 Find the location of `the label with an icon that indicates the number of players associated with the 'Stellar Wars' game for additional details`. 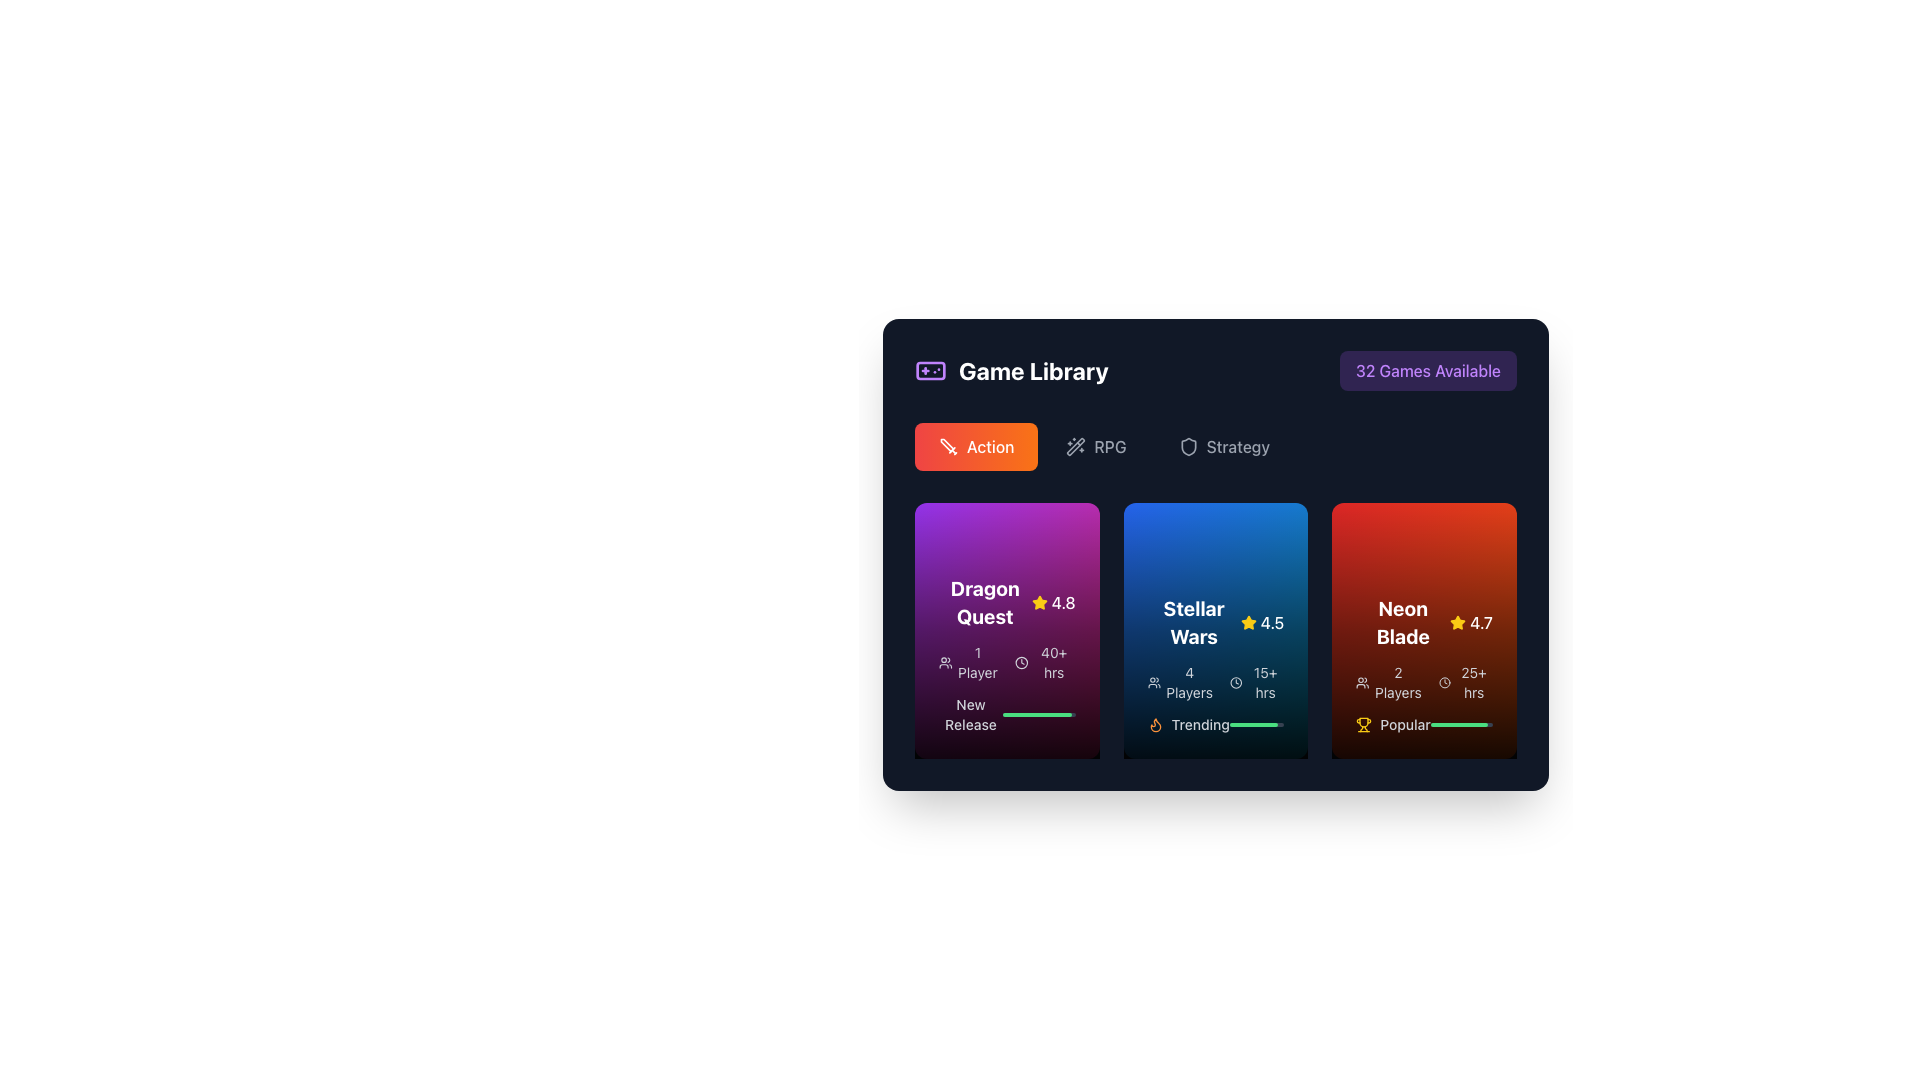

the label with an icon that indicates the number of players associated with the 'Stellar Wars' game for additional details is located at coordinates (1180, 681).